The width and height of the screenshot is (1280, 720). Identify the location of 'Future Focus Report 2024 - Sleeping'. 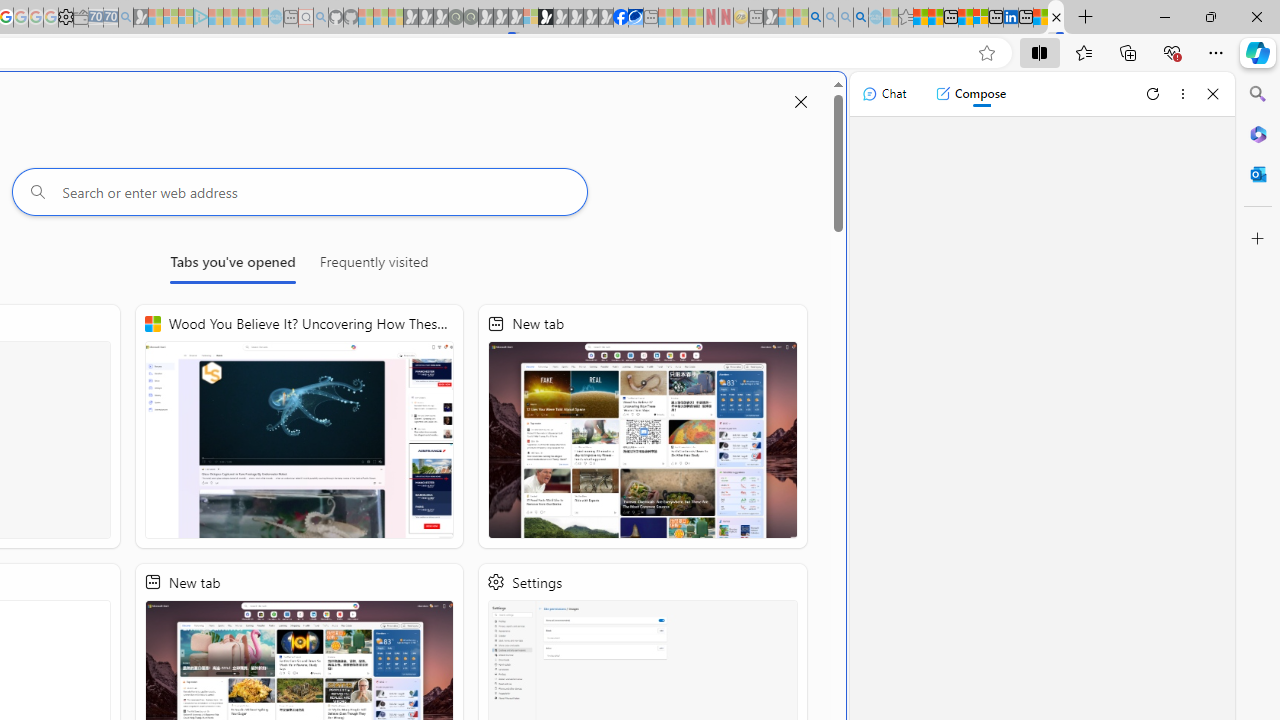
(469, 17).